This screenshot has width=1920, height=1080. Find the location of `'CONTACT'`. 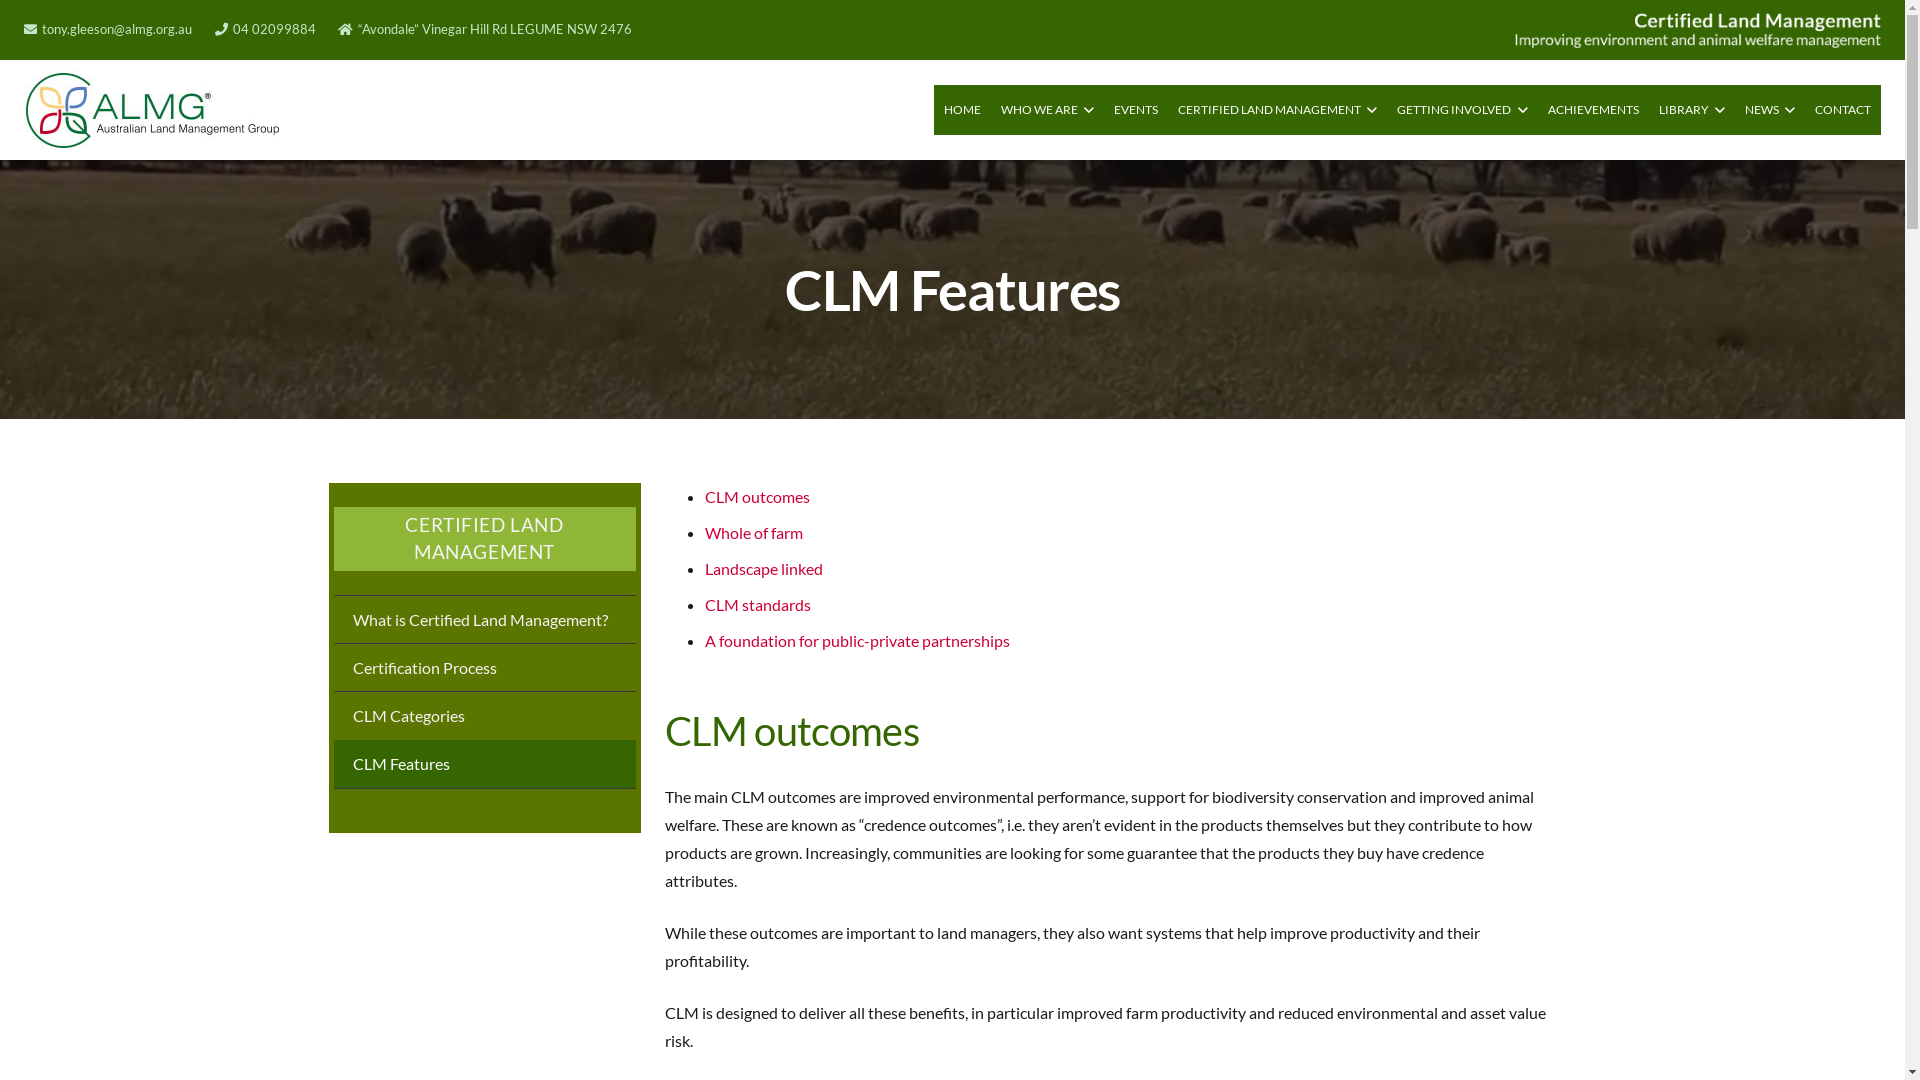

'CONTACT' is located at coordinates (1842, 110).